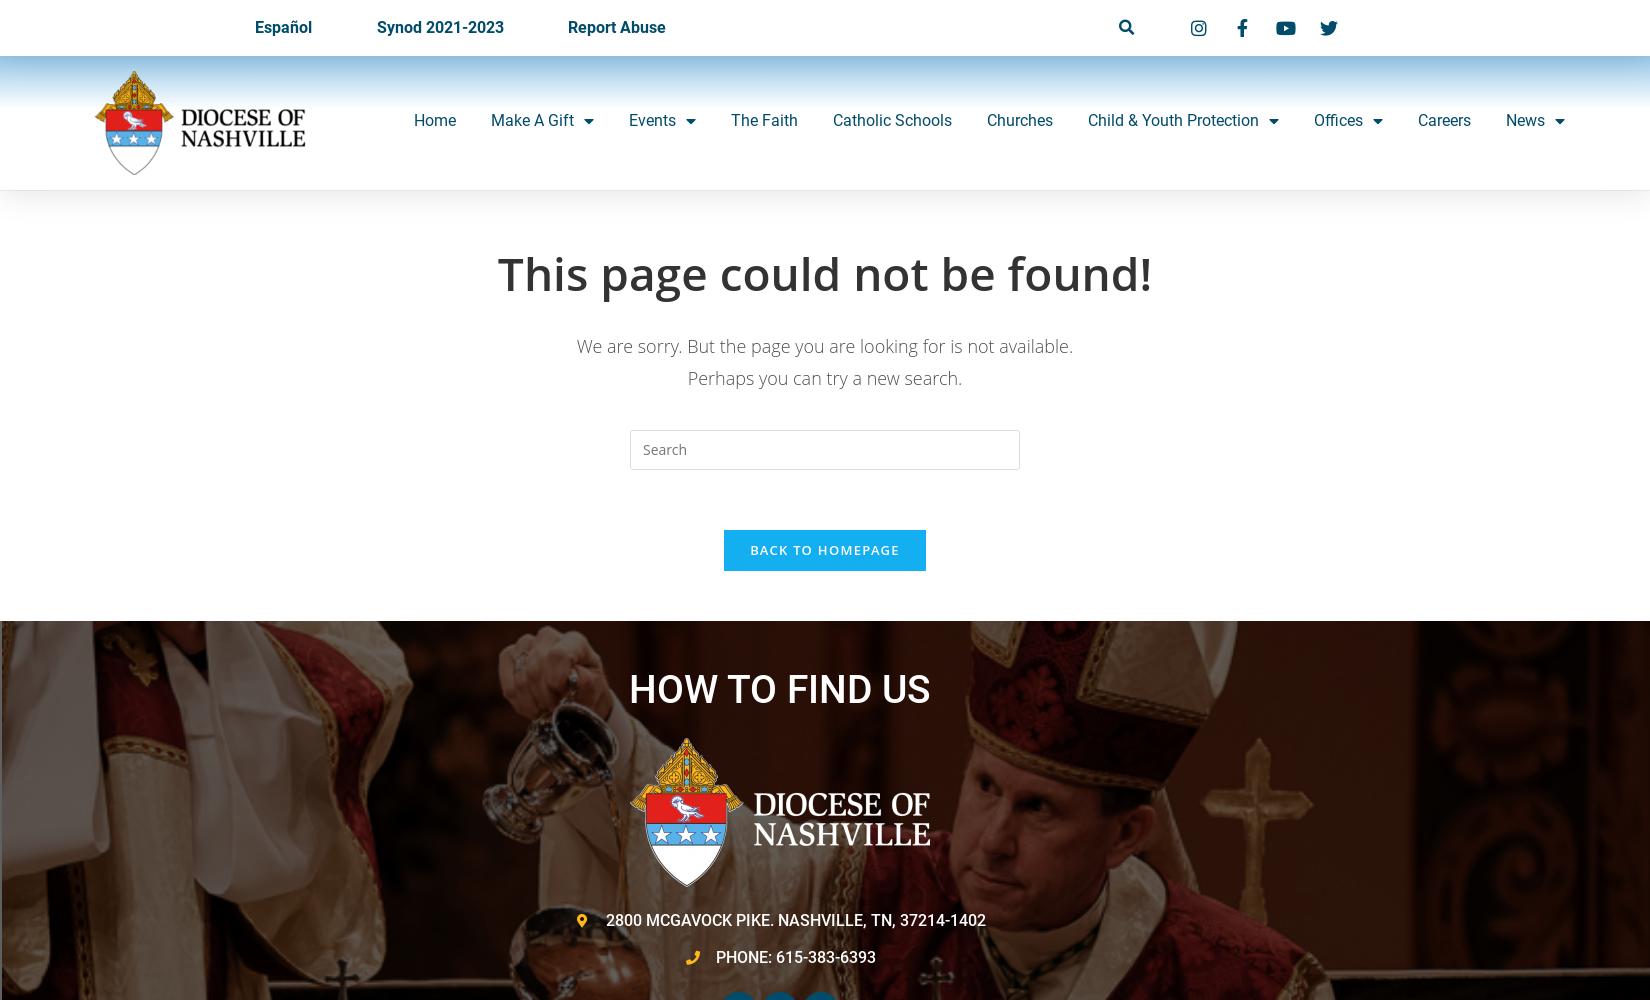 This screenshot has width=1650, height=1000. Describe the element at coordinates (778, 689) in the screenshot. I see `'HOW TO FIND US'` at that location.